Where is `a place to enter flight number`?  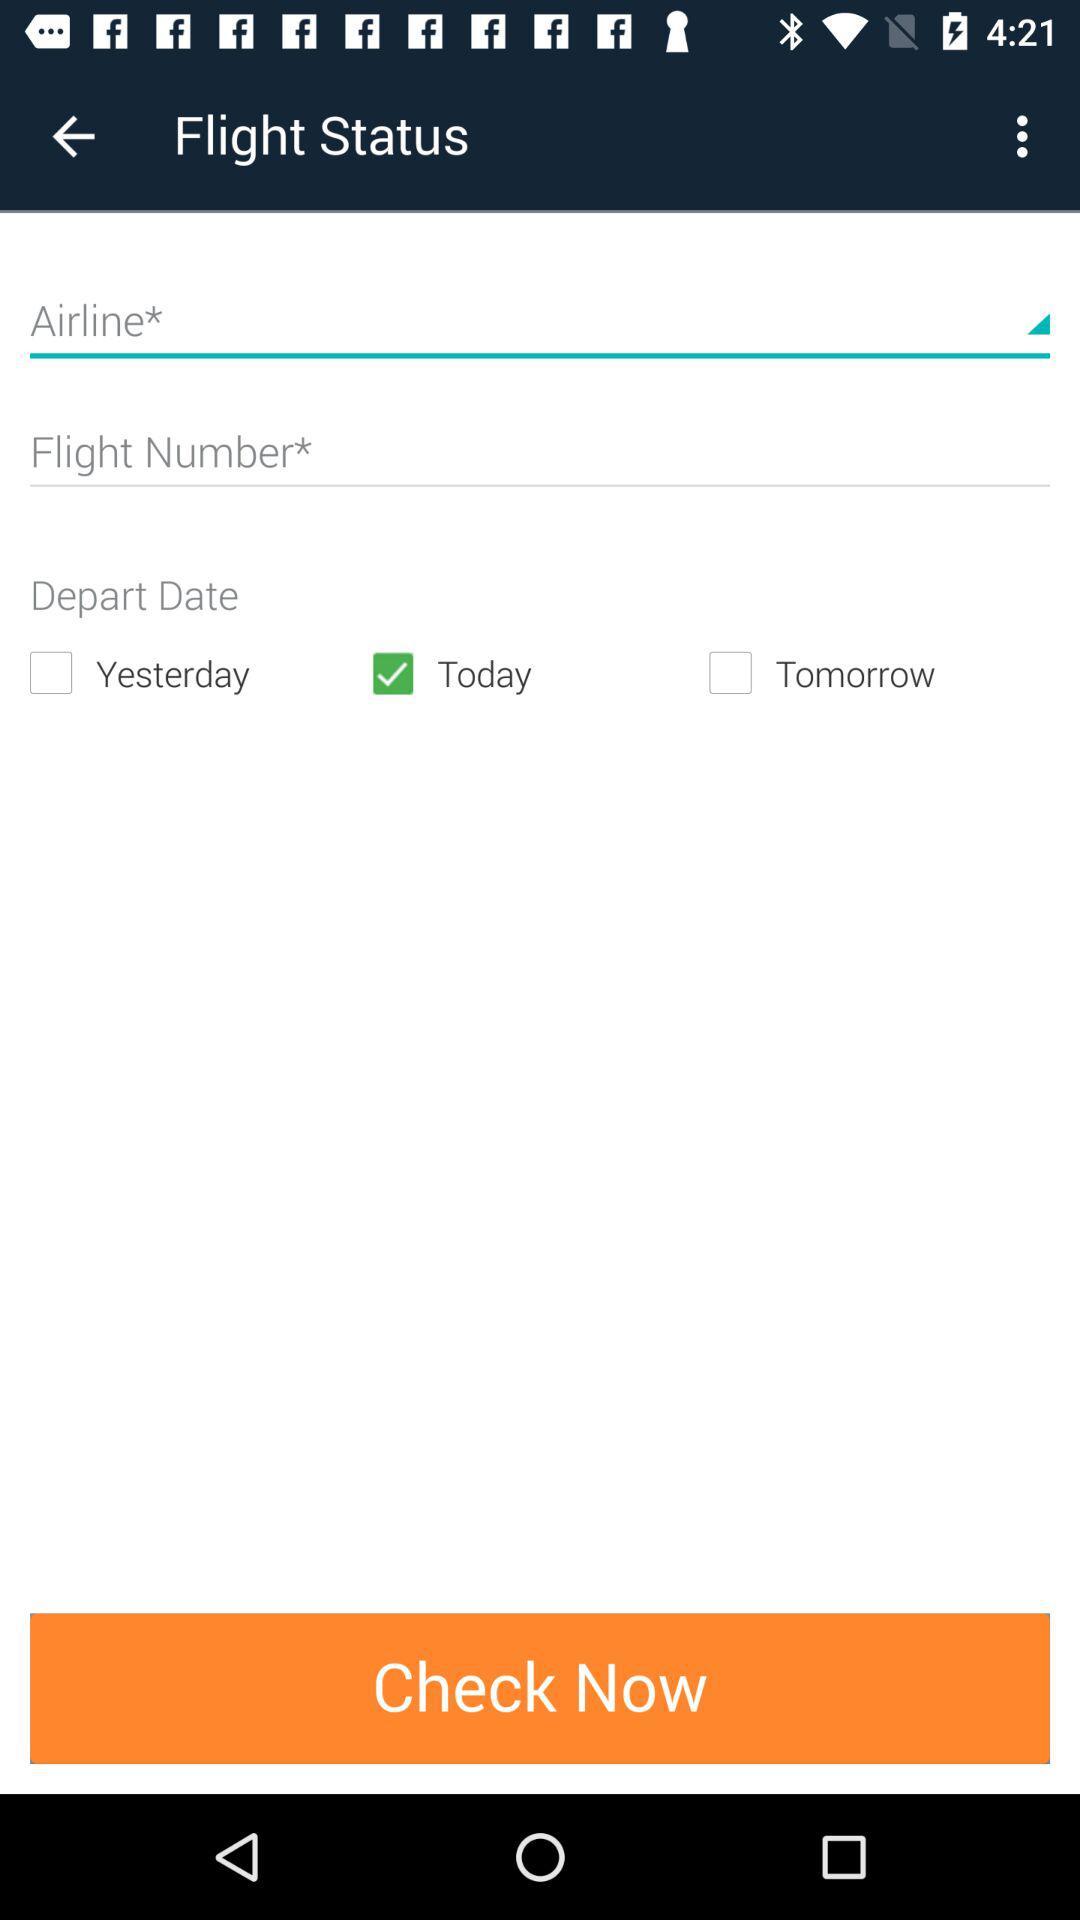 a place to enter flight number is located at coordinates (540, 459).